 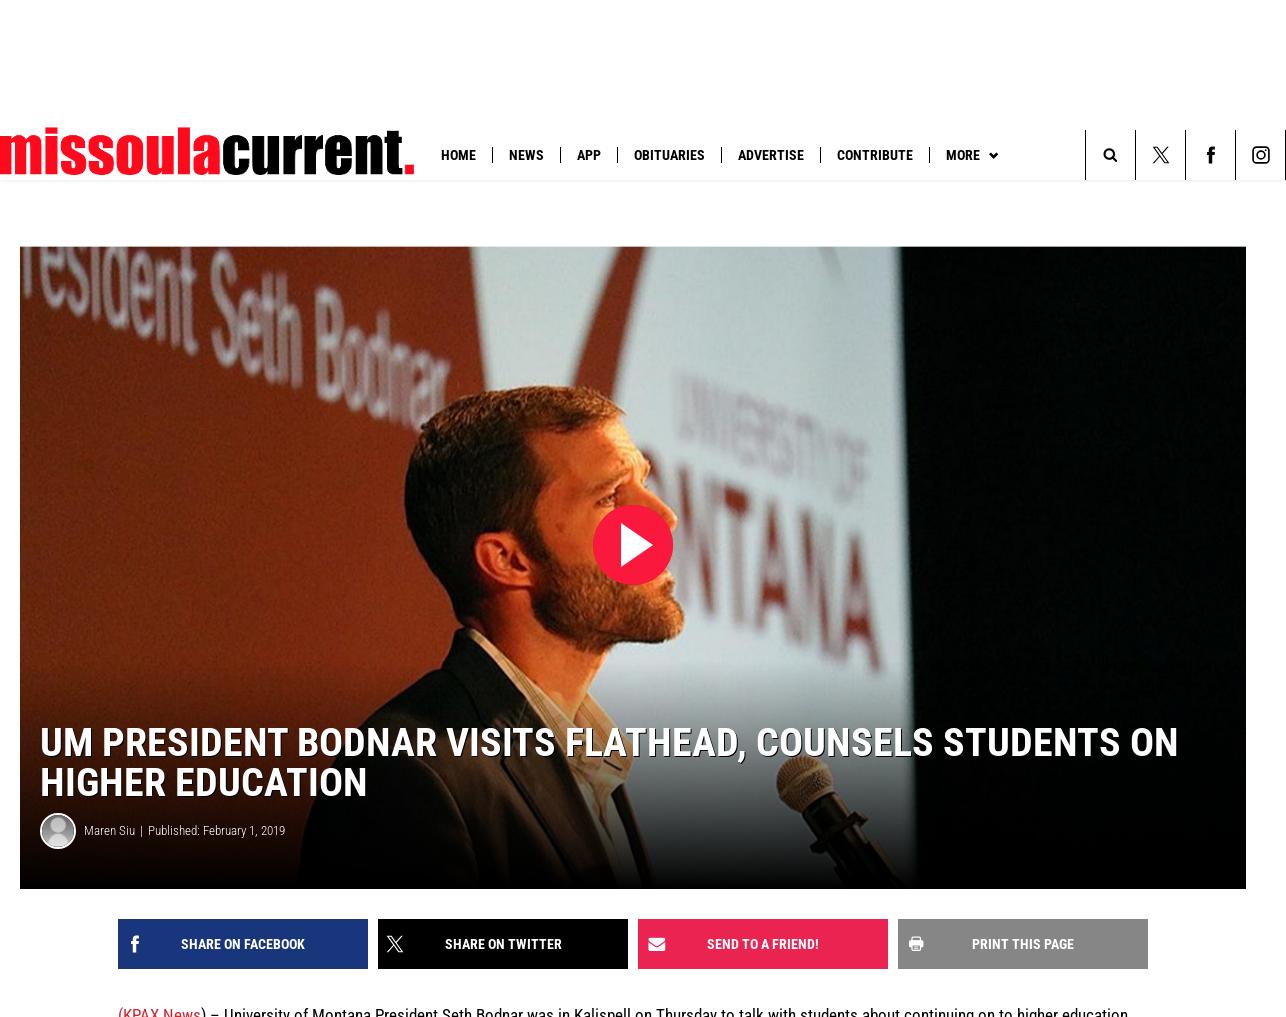 I want to click on 'Print this page', so click(x=970, y=942).